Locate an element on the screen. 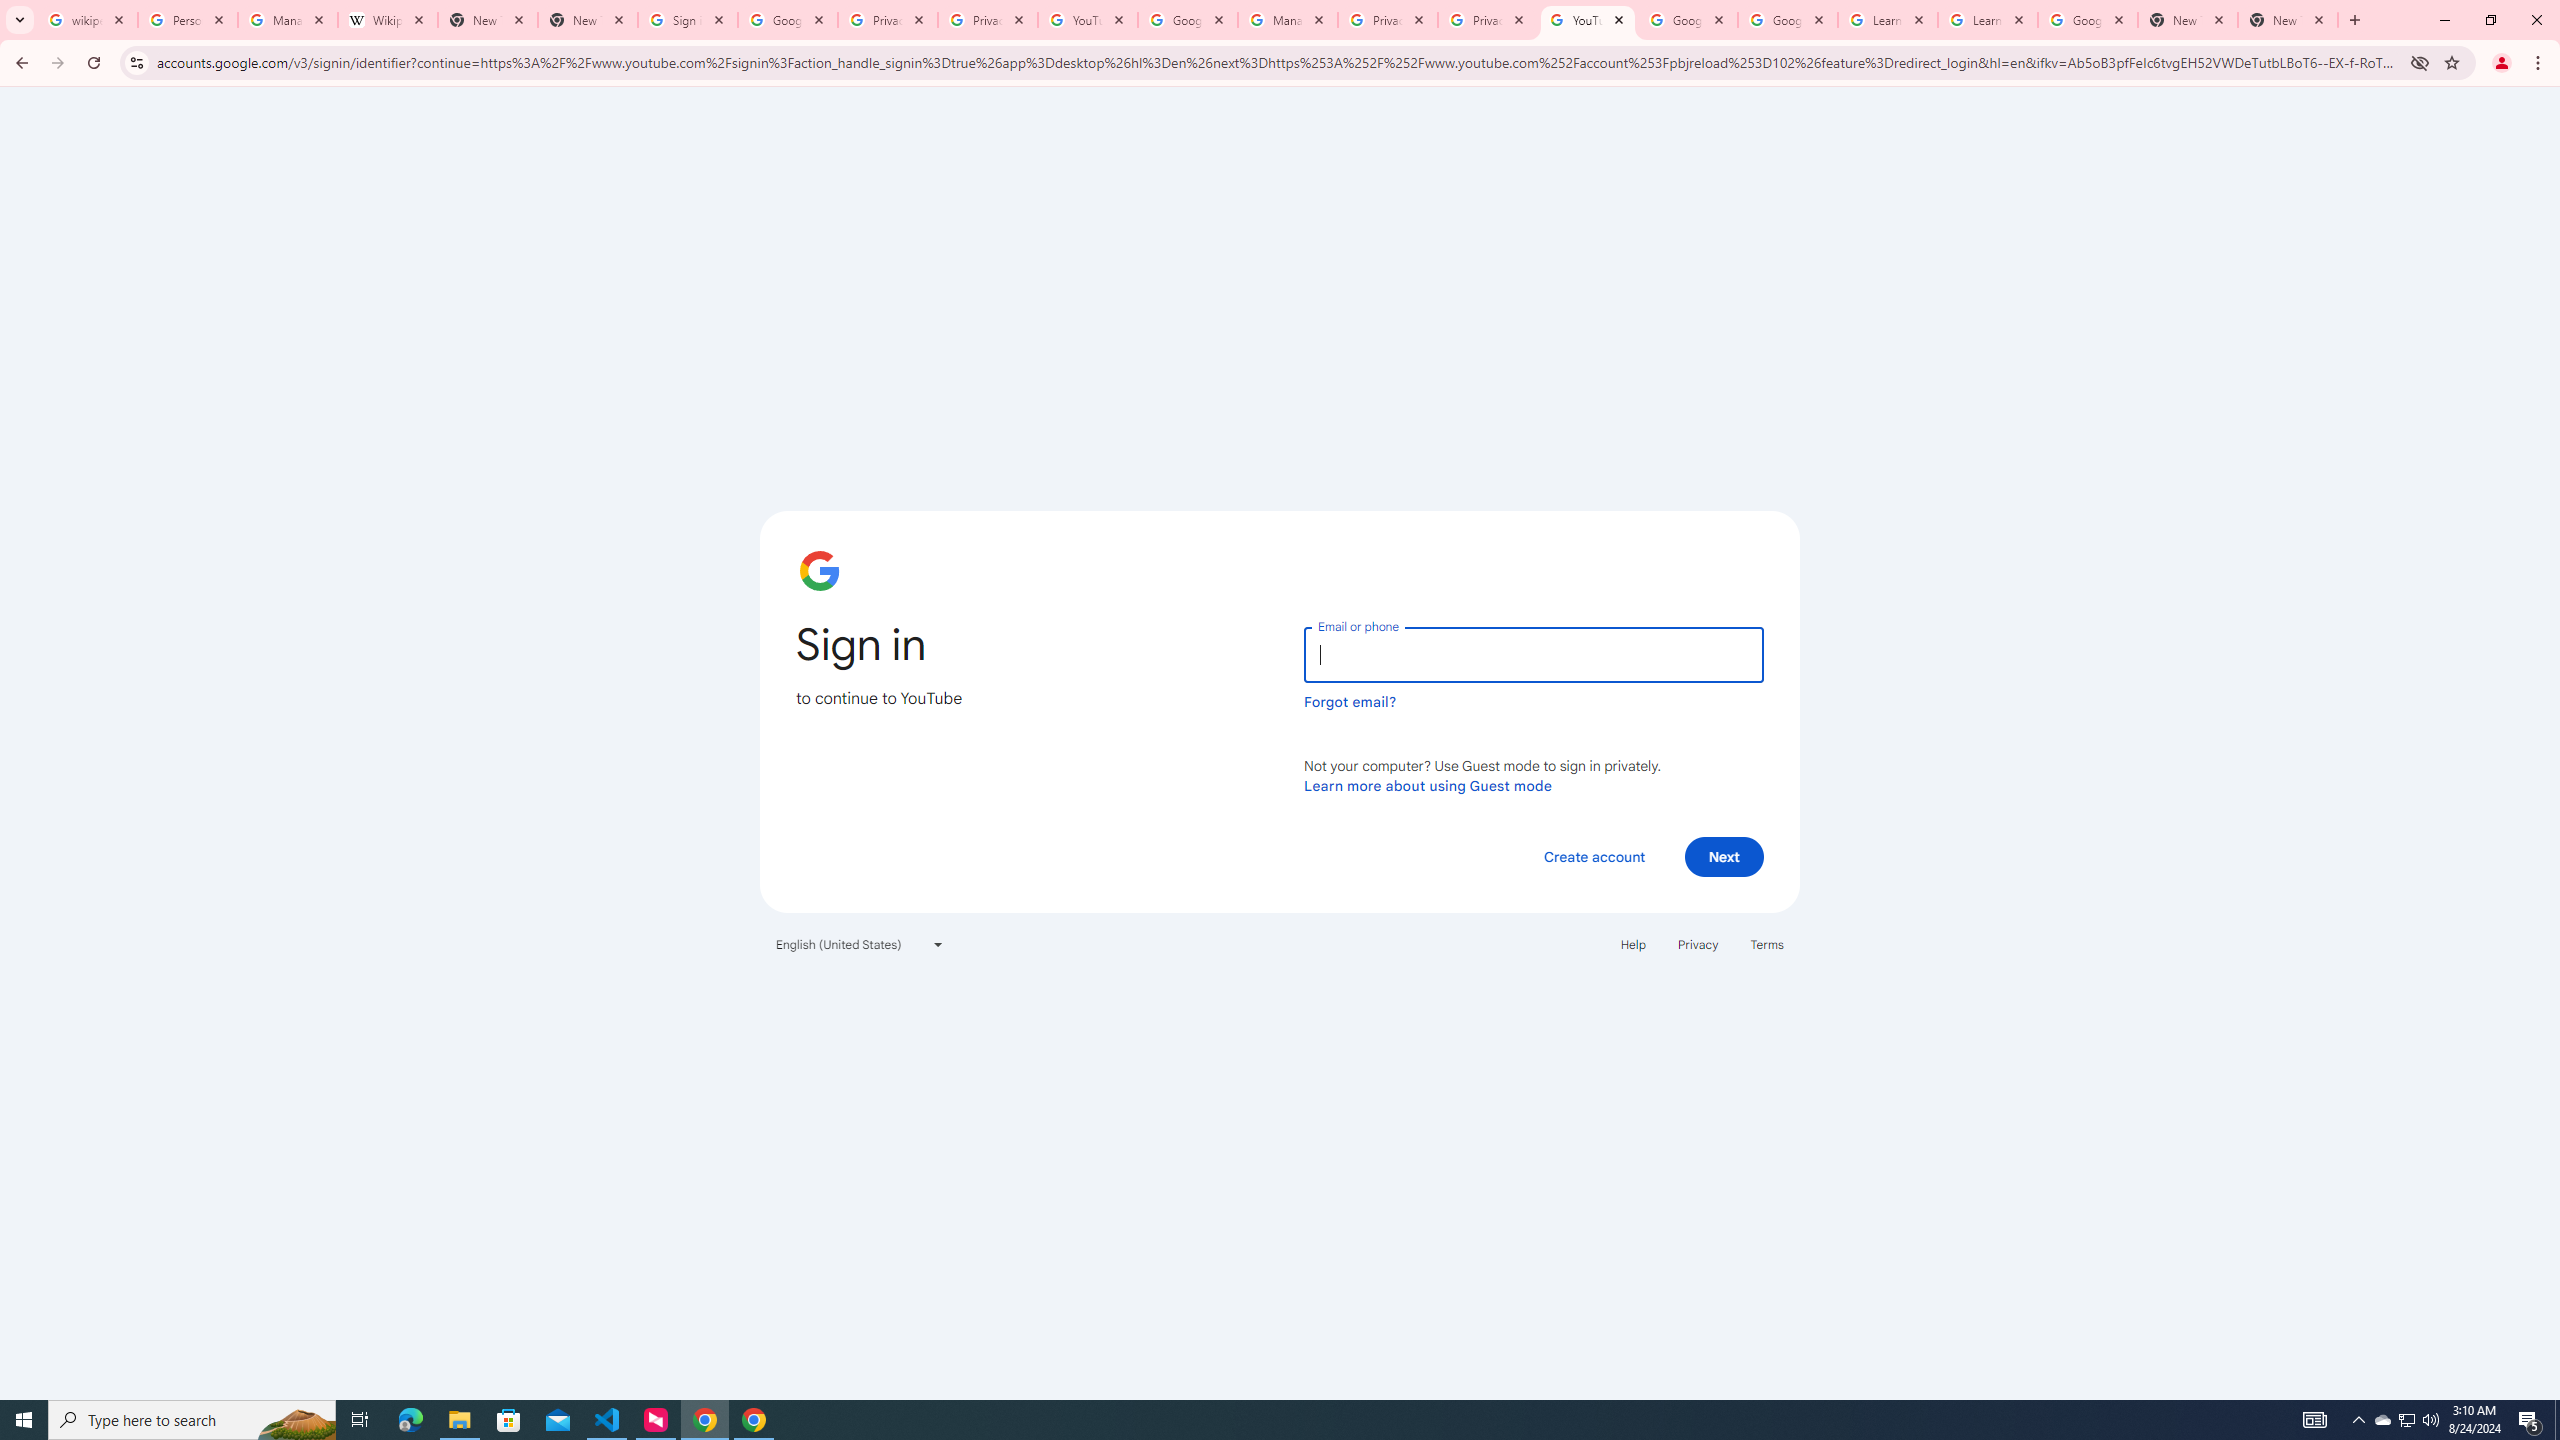 The image size is (2560, 1440). 'Sign in - Google Accounts' is located at coordinates (688, 19).